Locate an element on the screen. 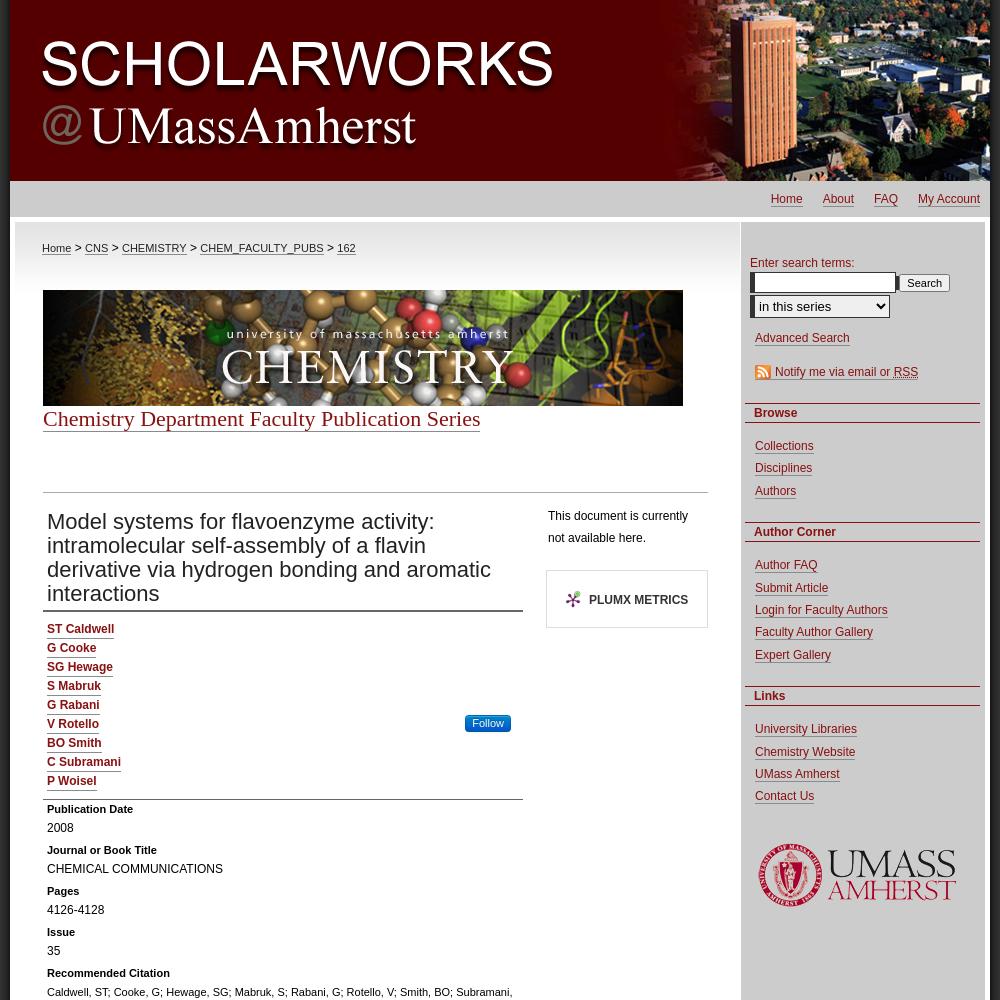 This screenshot has height=1000, width=1000. '35' is located at coordinates (53, 950).